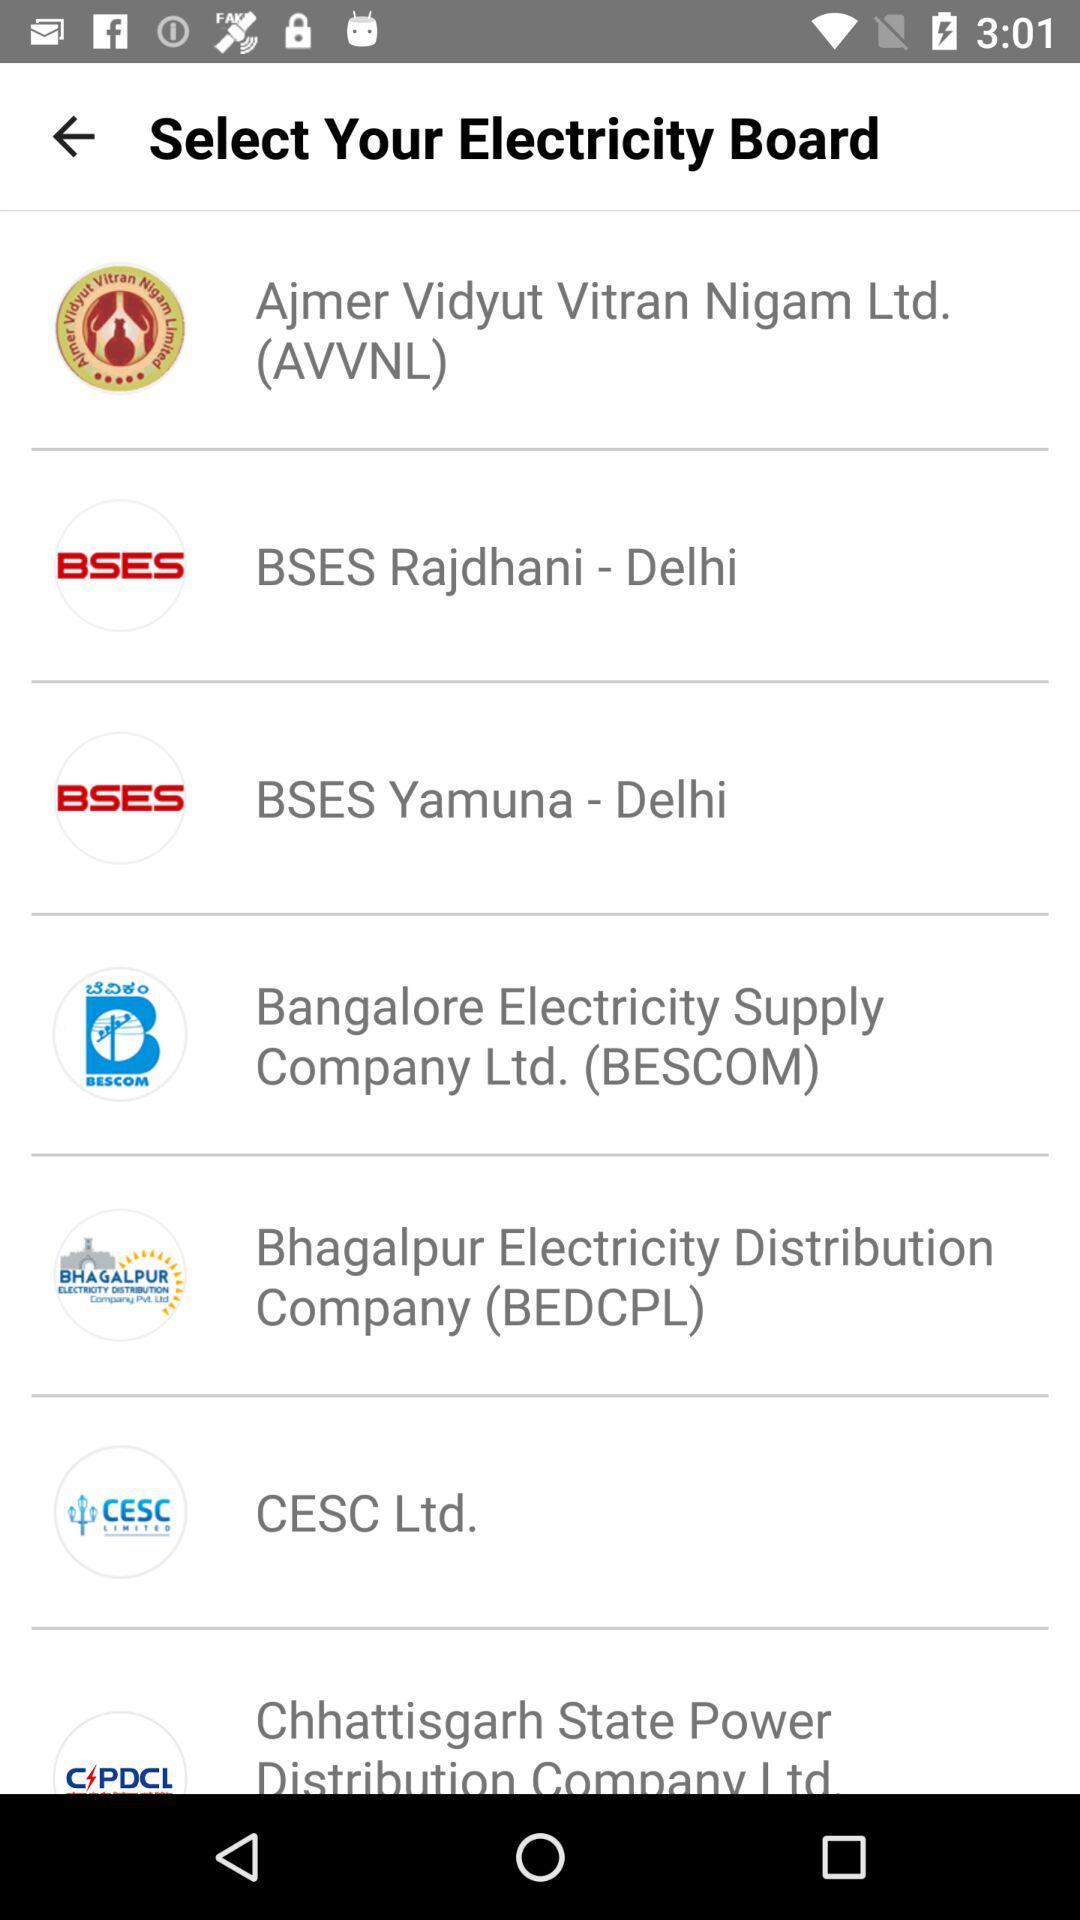 This screenshot has height=1920, width=1080. What do you see at coordinates (332, 1511) in the screenshot?
I see `the cesc ltd. icon` at bounding box center [332, 1511].